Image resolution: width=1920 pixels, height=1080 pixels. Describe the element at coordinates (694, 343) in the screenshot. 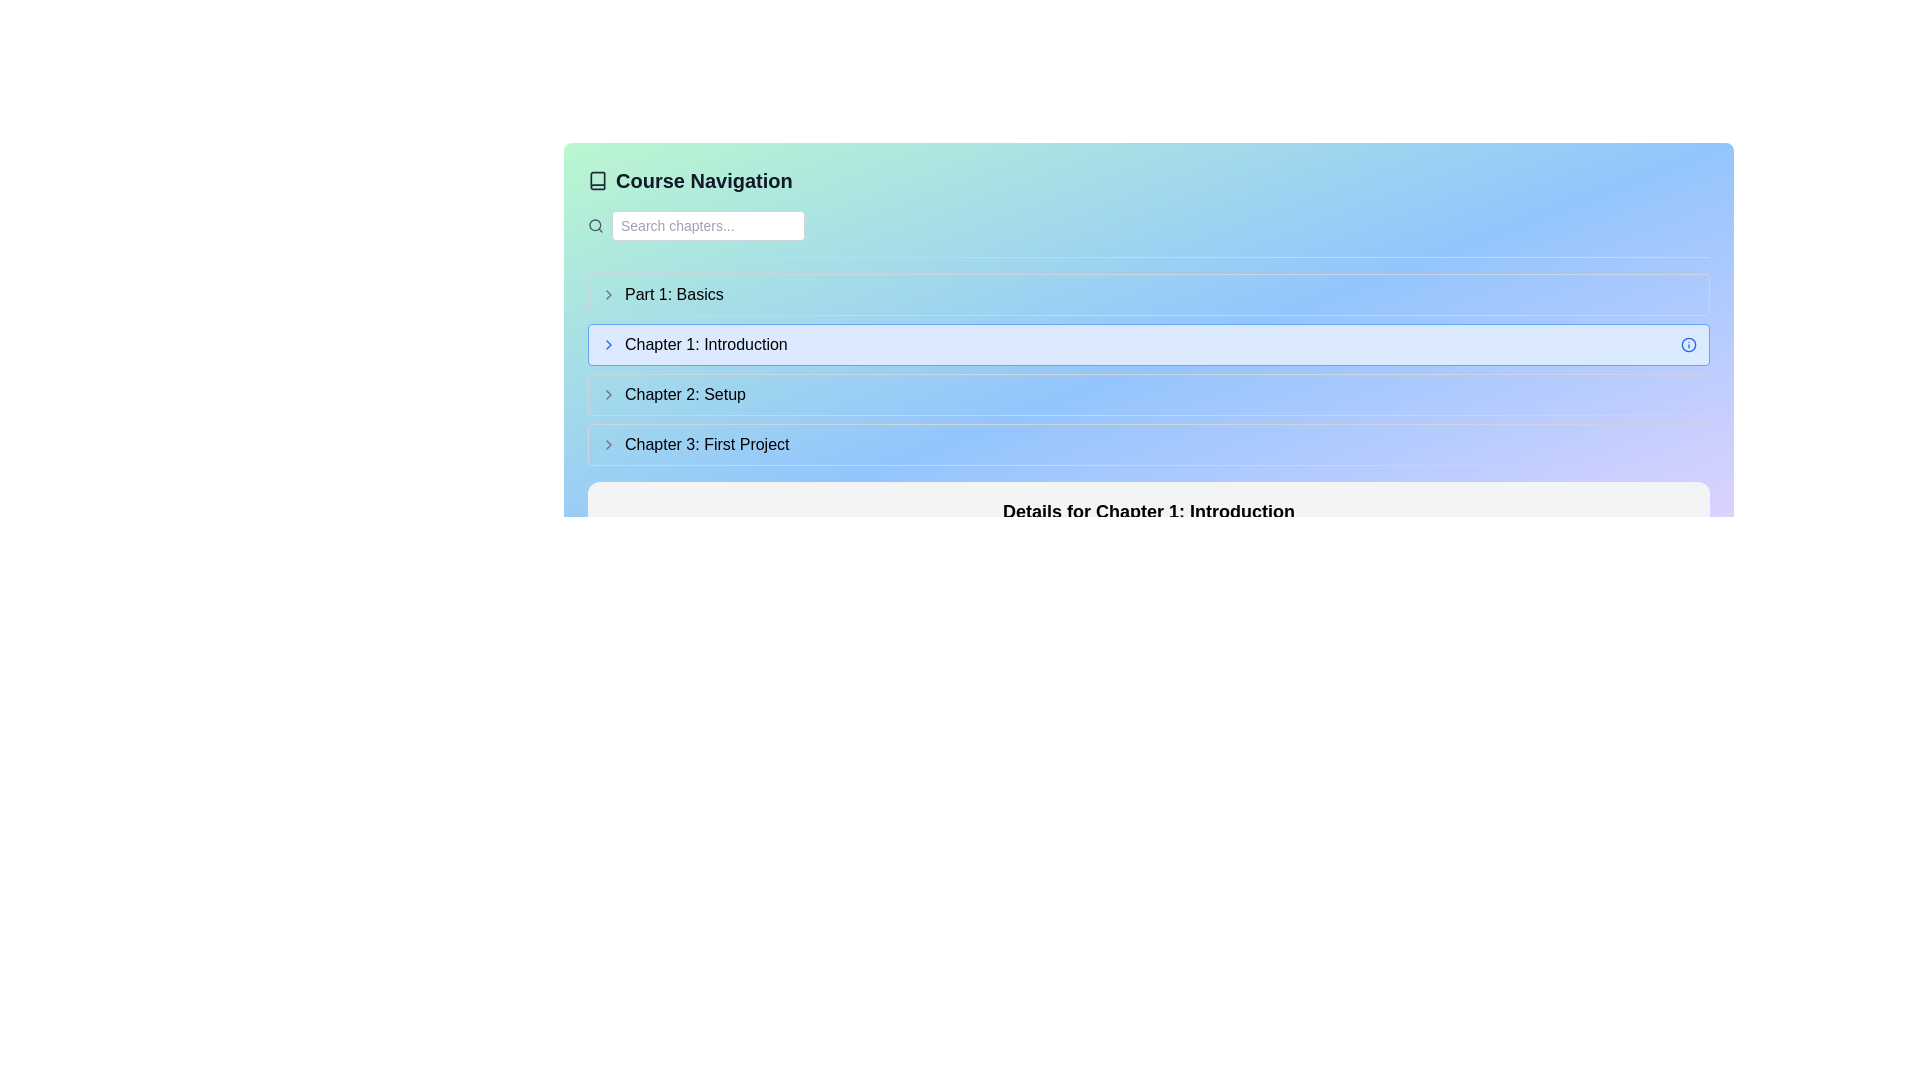

I see `the Text Label that indicates 'Chapter 1: Introduction', positioned centrally in the second row of the chapter titles list, below 'Part 1: Basics' and above 'Chapter 2: Setup'` at that location.